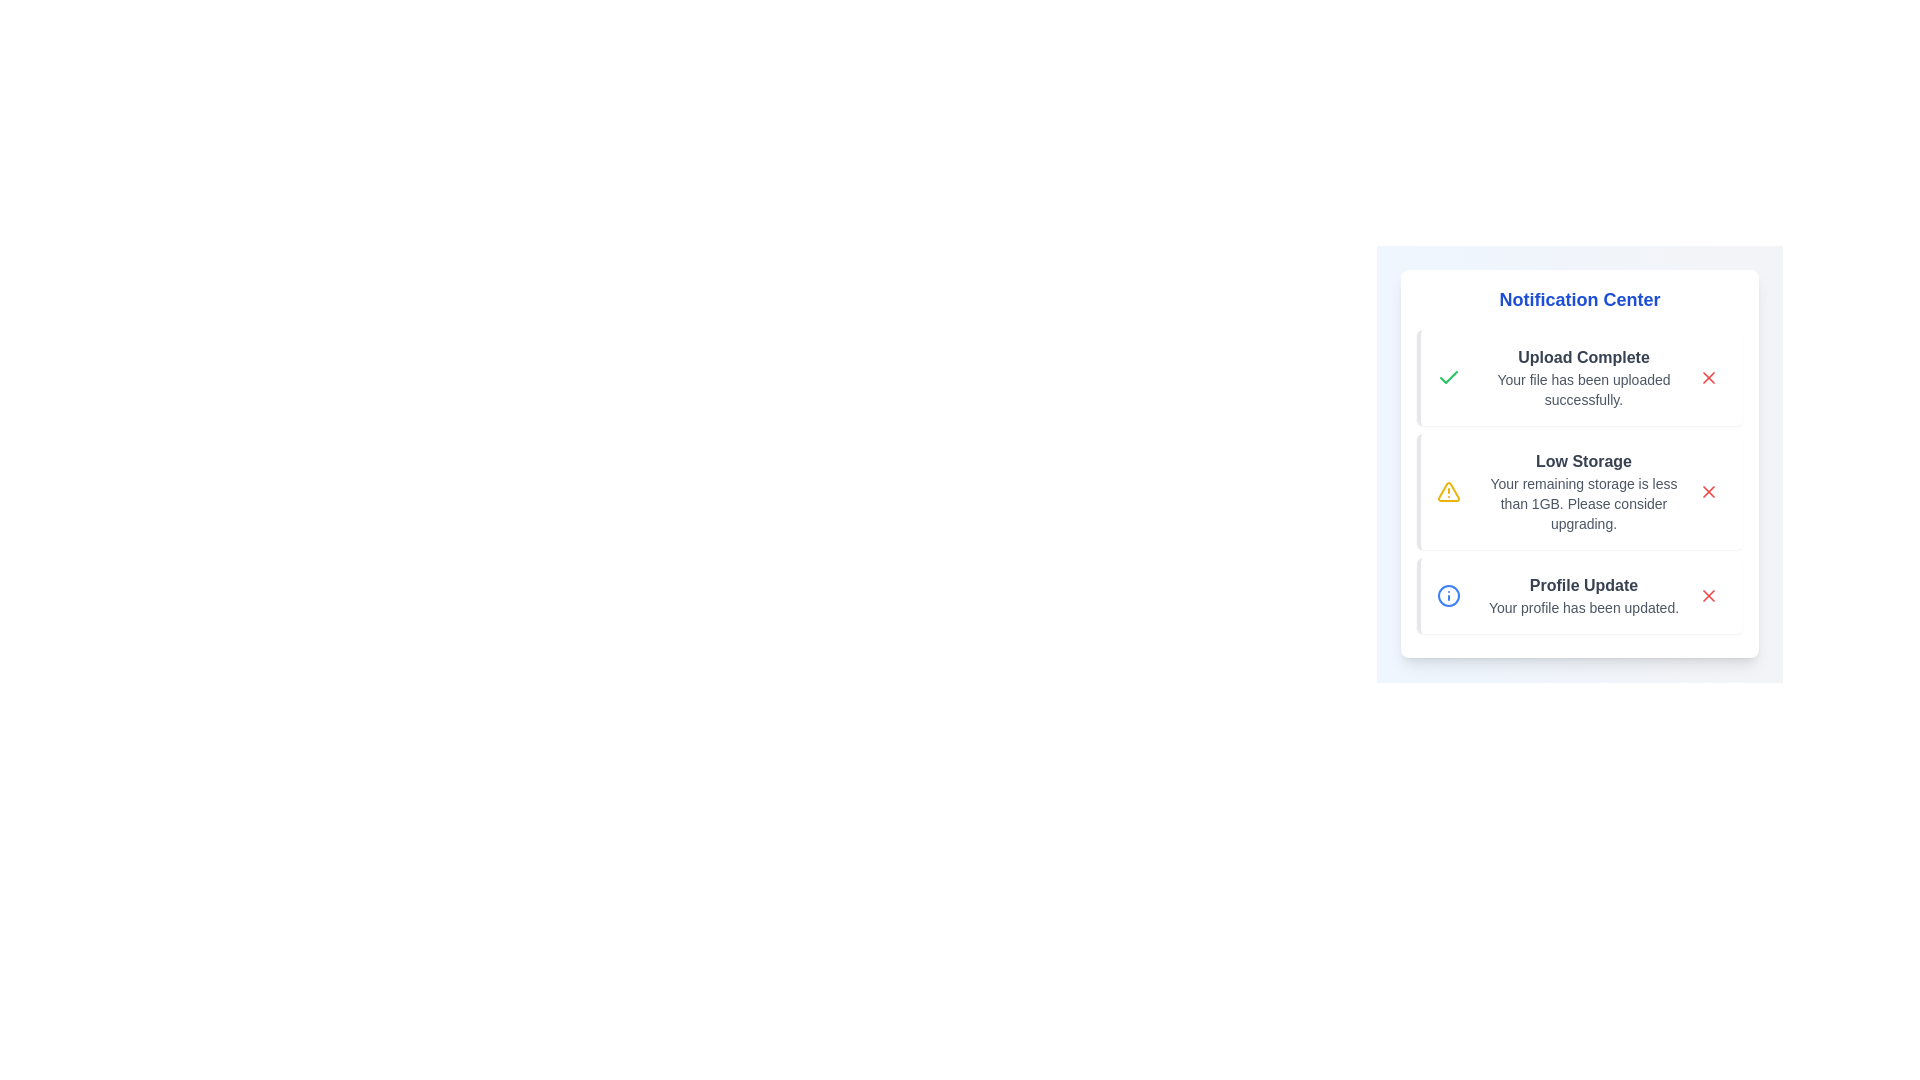  I want to click on the notification message indicating successful file upload, which is positioned below a checkmark icon and to the left of a dismiss red 'X' icon, so click(1583, 378).